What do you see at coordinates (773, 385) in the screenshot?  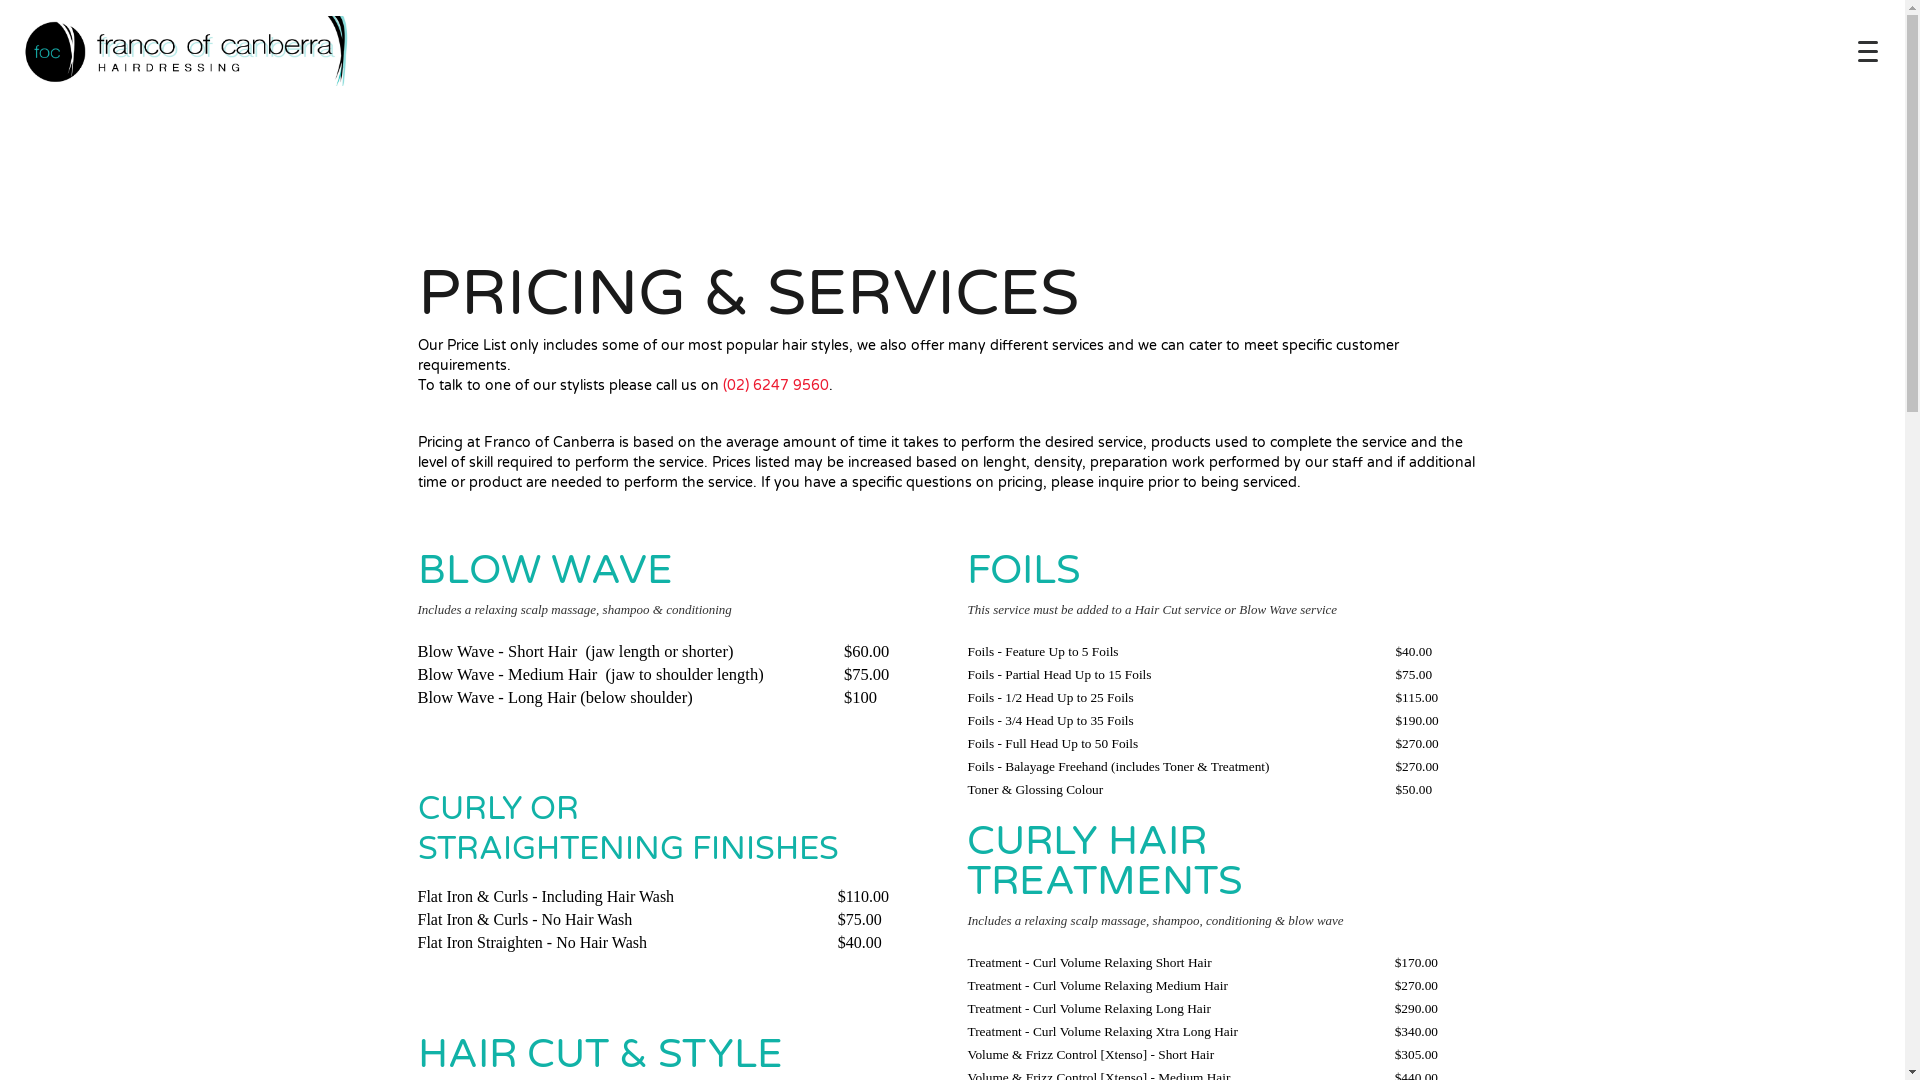 I see `'(02) 6247 9560'` at bounding box center [773, 385].